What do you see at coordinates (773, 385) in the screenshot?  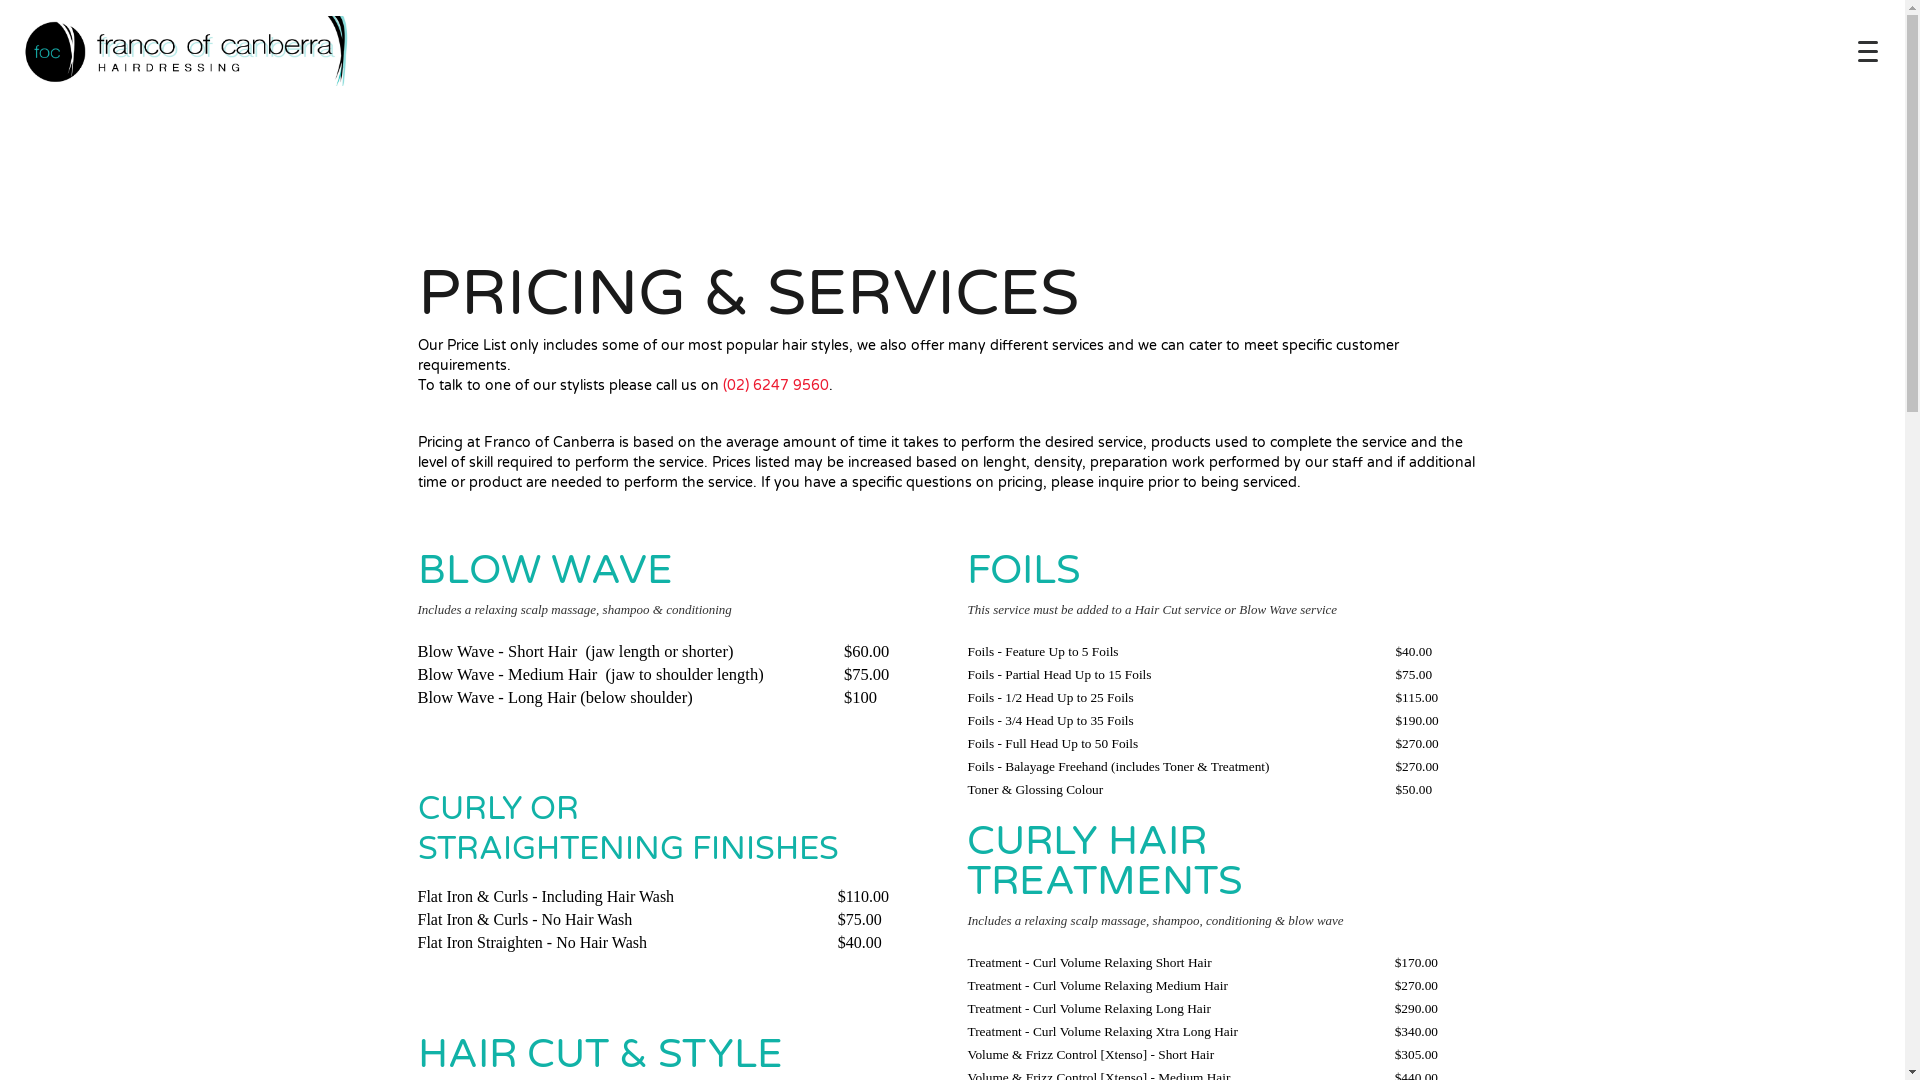 I see `'(02) 6247 9560'` at bounding box center [773, 385].